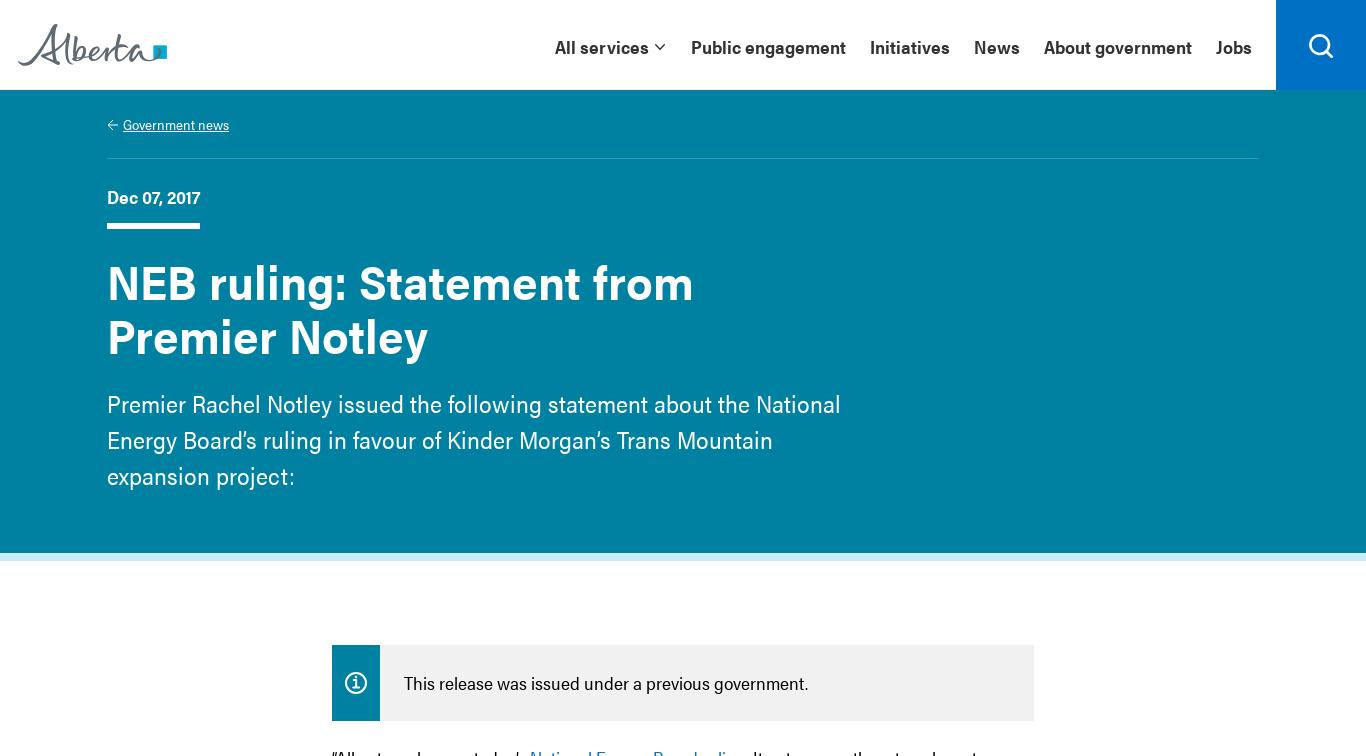  I want to click on 'Initiatives', so click(909, 45).